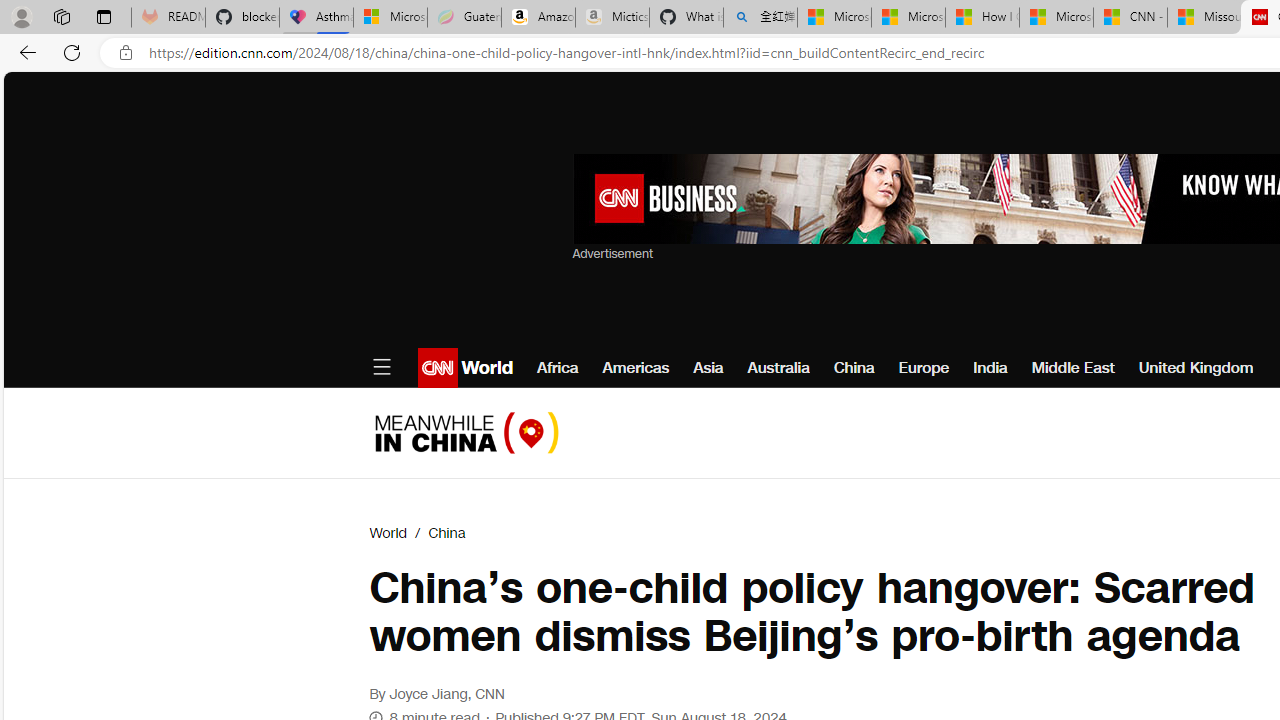 The height and width of the screenshot is (720, 1280). Describe the element at coordinates (436, 367) in the screenshot. I see `'CNN logo'` at that location.